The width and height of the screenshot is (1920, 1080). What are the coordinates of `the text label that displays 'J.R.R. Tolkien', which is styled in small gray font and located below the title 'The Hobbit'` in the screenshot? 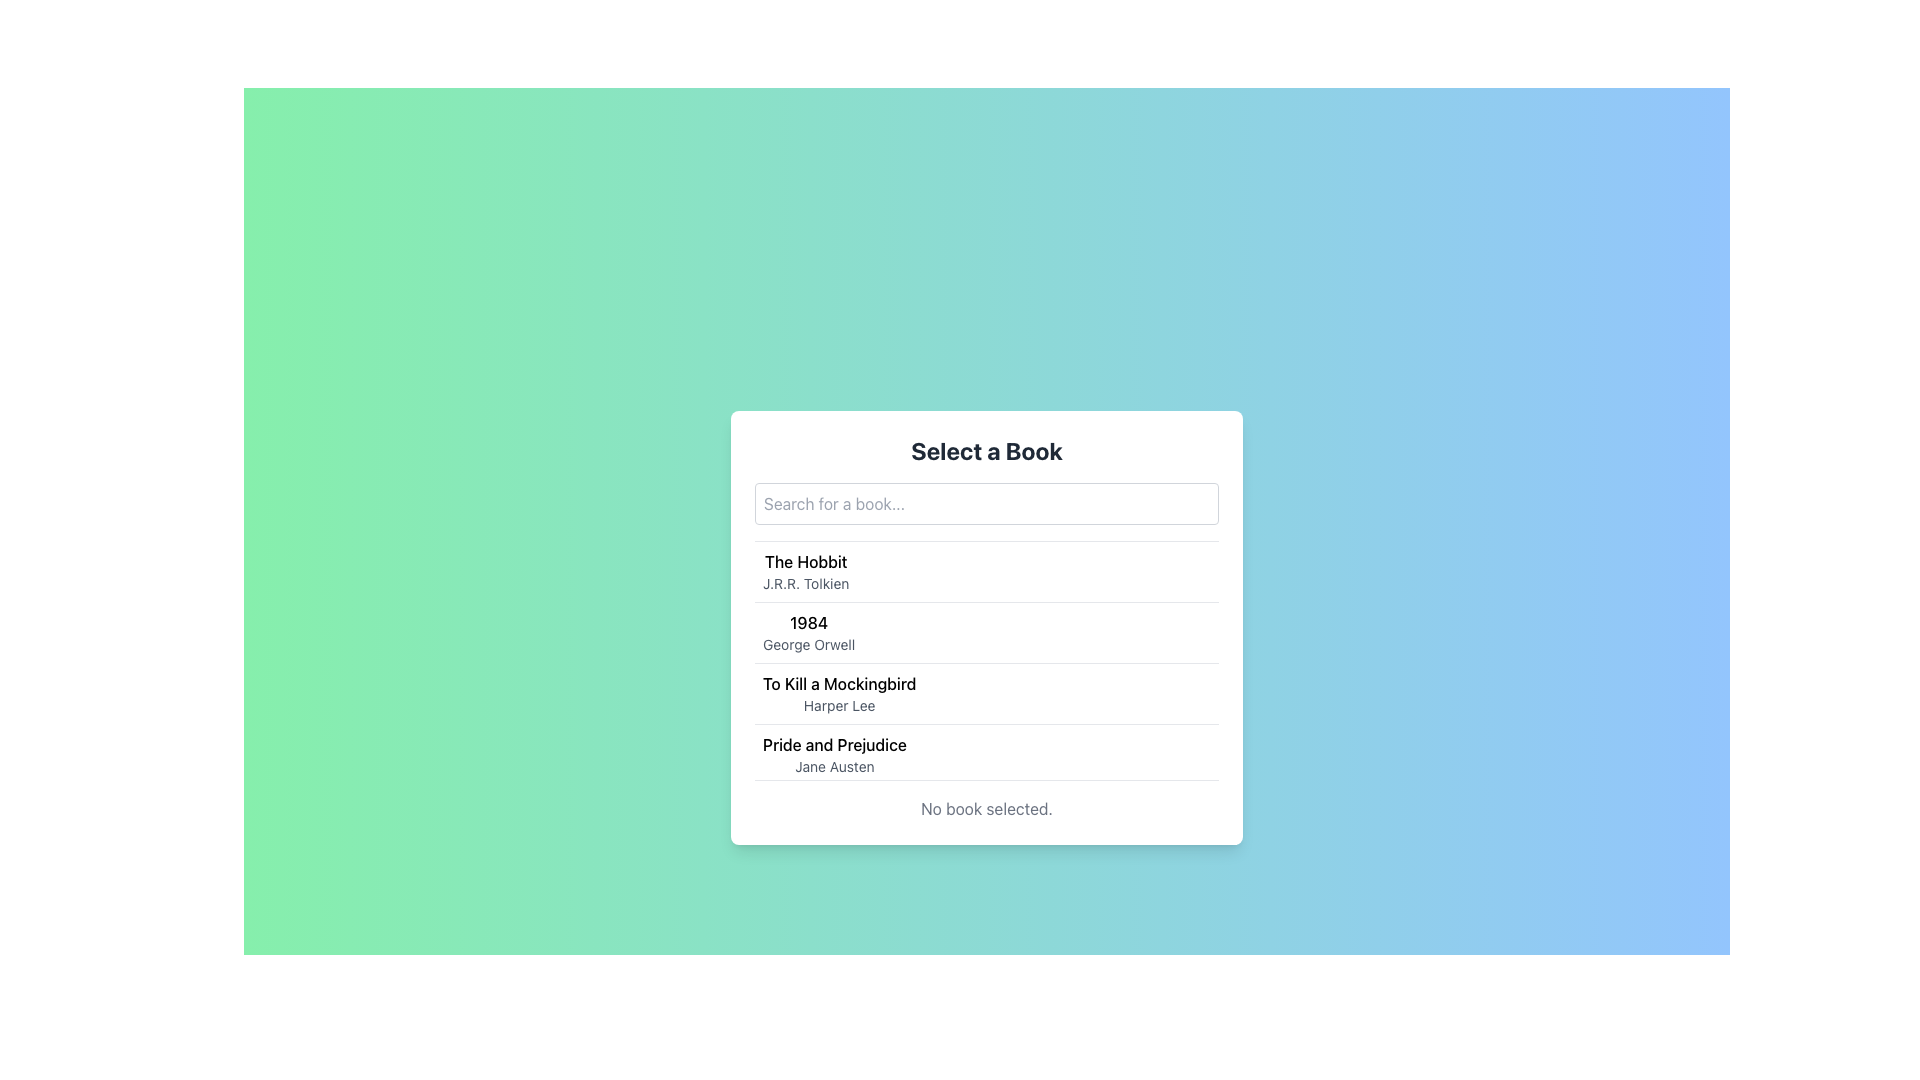 It's located at (806, 583).